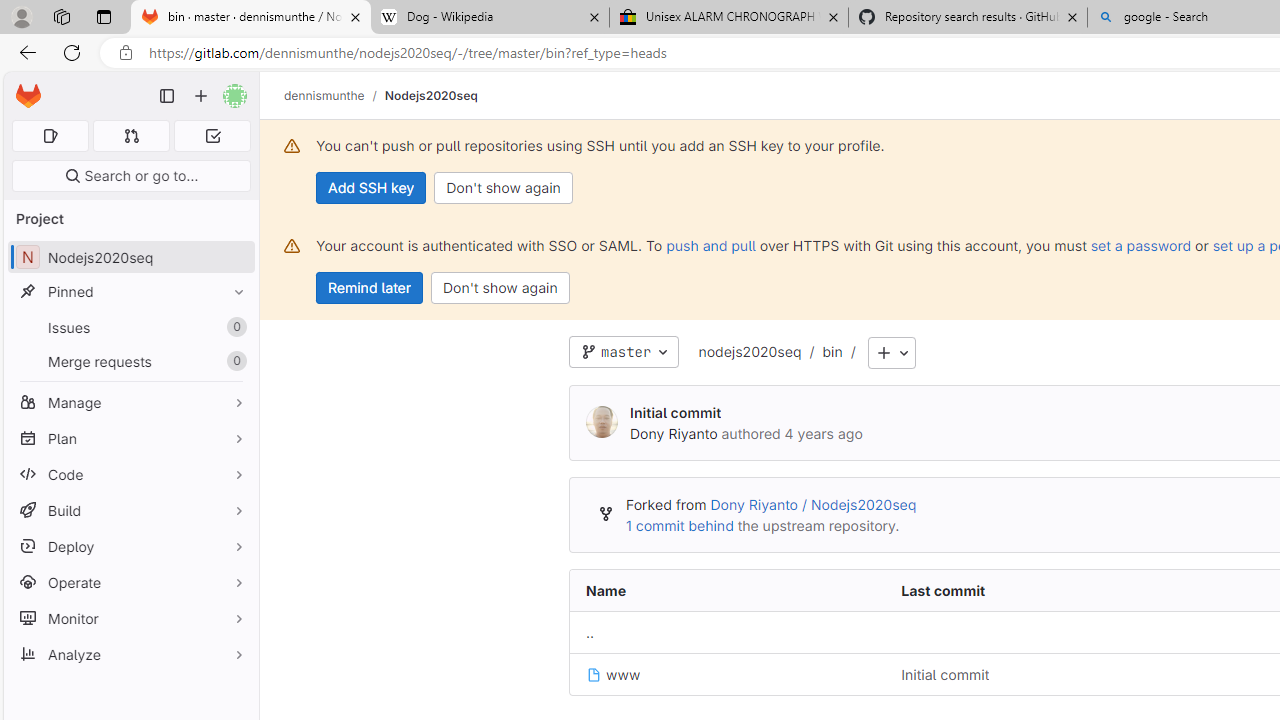  What do you see at coordinates (711, 244) in the screenshot?
I see `'push and pull'` at bounding box center [711, 244].